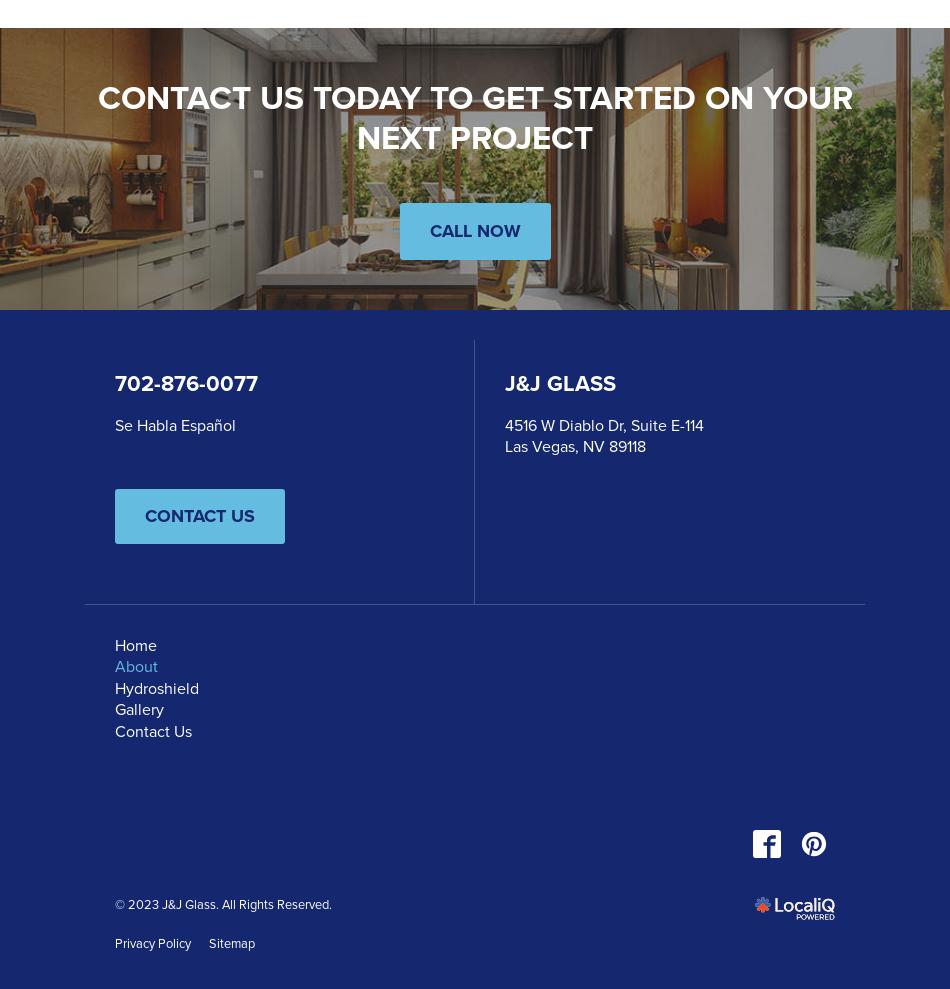 This screenshot has height=989, width=950. I want to click on '702-876-0077', so click(186, 381).